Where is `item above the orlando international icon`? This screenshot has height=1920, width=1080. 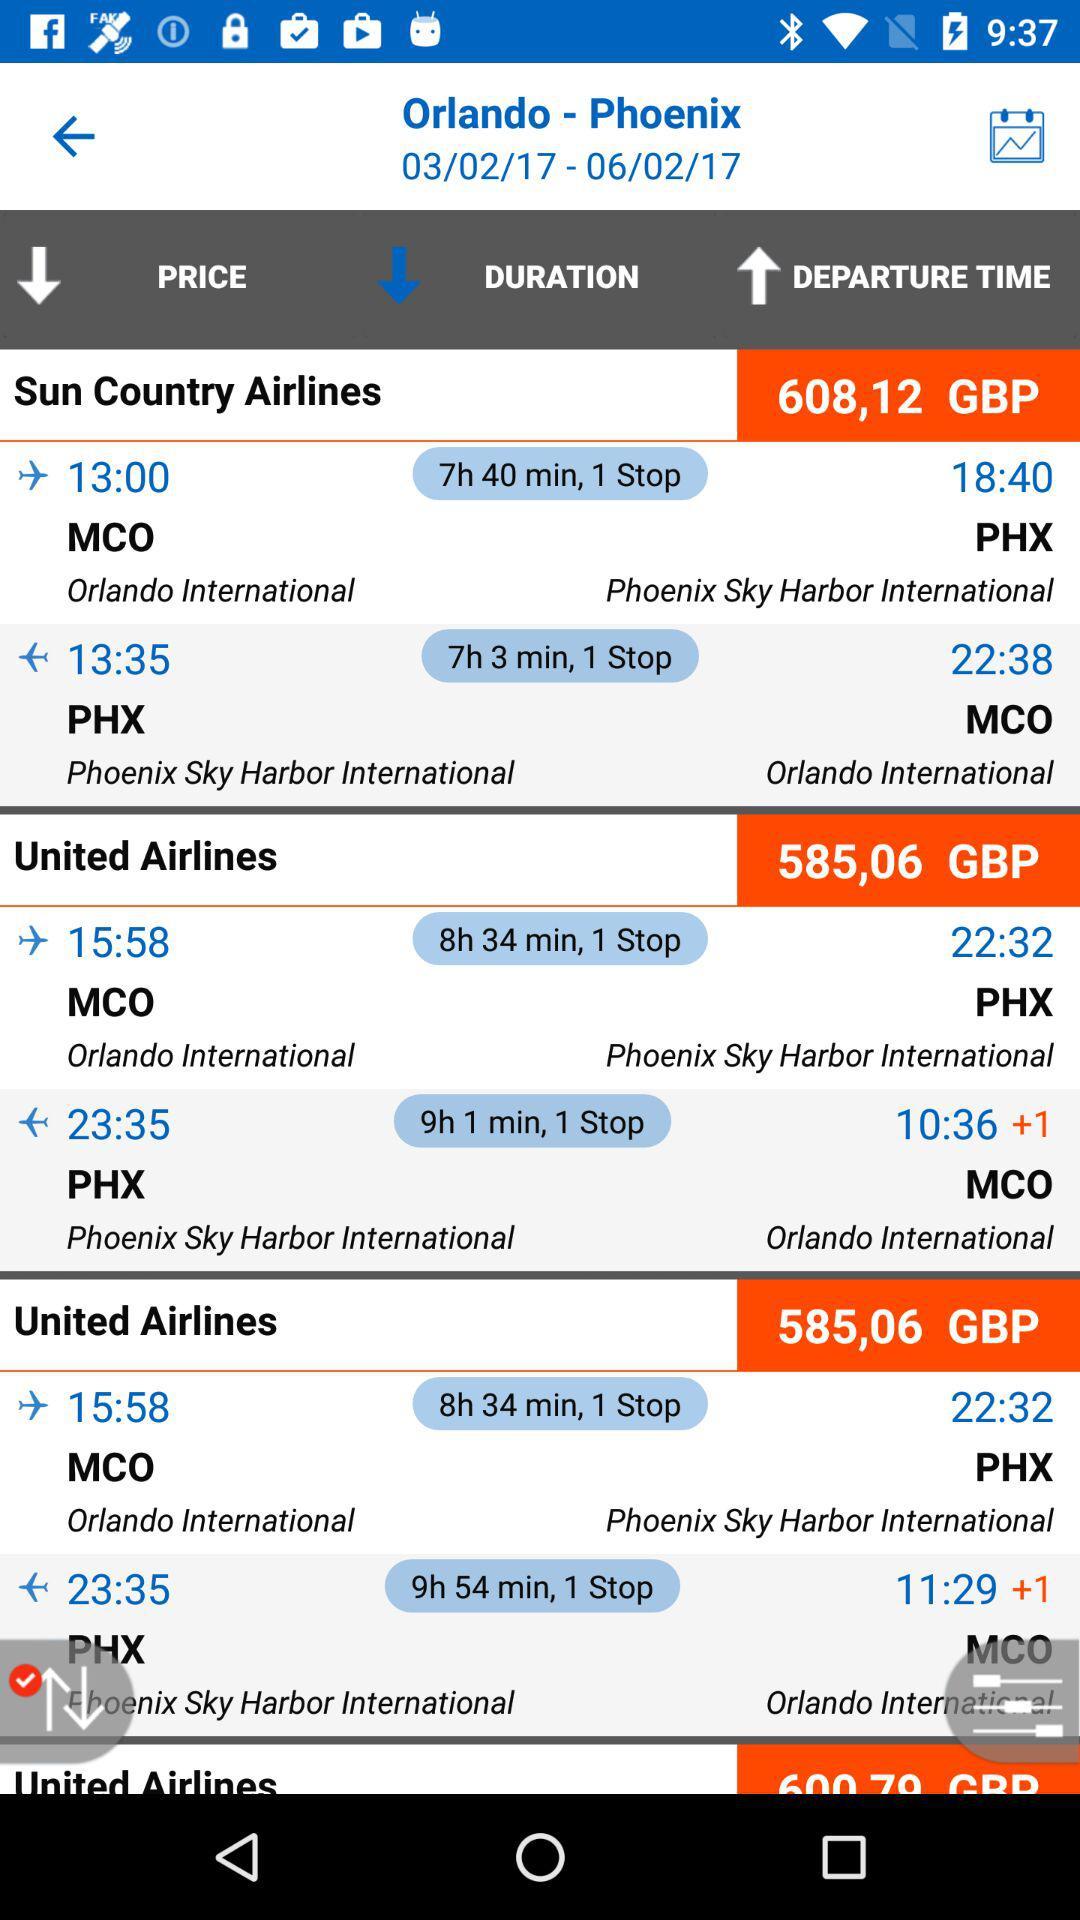 item above the orlando international icon is located at coordinates (33, 1033).